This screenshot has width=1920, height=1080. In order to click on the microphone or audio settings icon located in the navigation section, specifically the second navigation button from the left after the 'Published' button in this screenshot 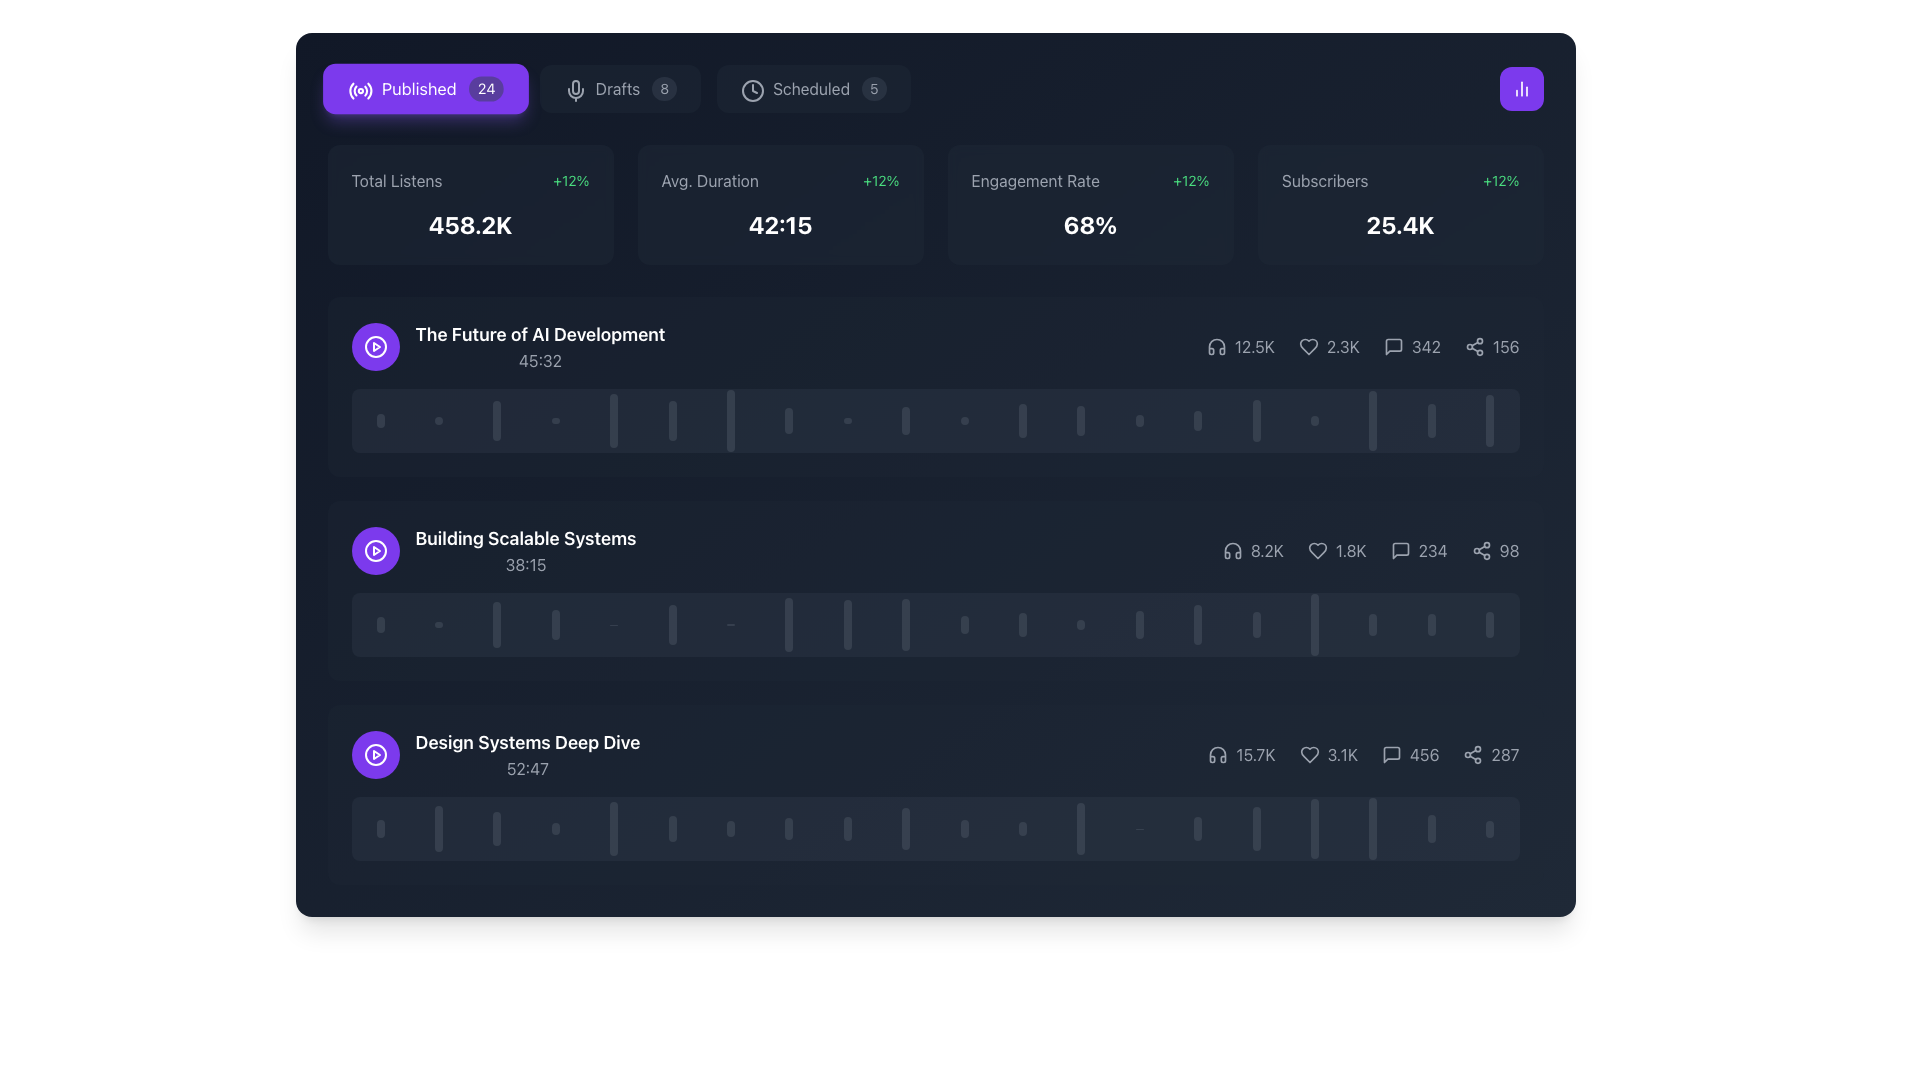, I will do `click(574, 91)`.